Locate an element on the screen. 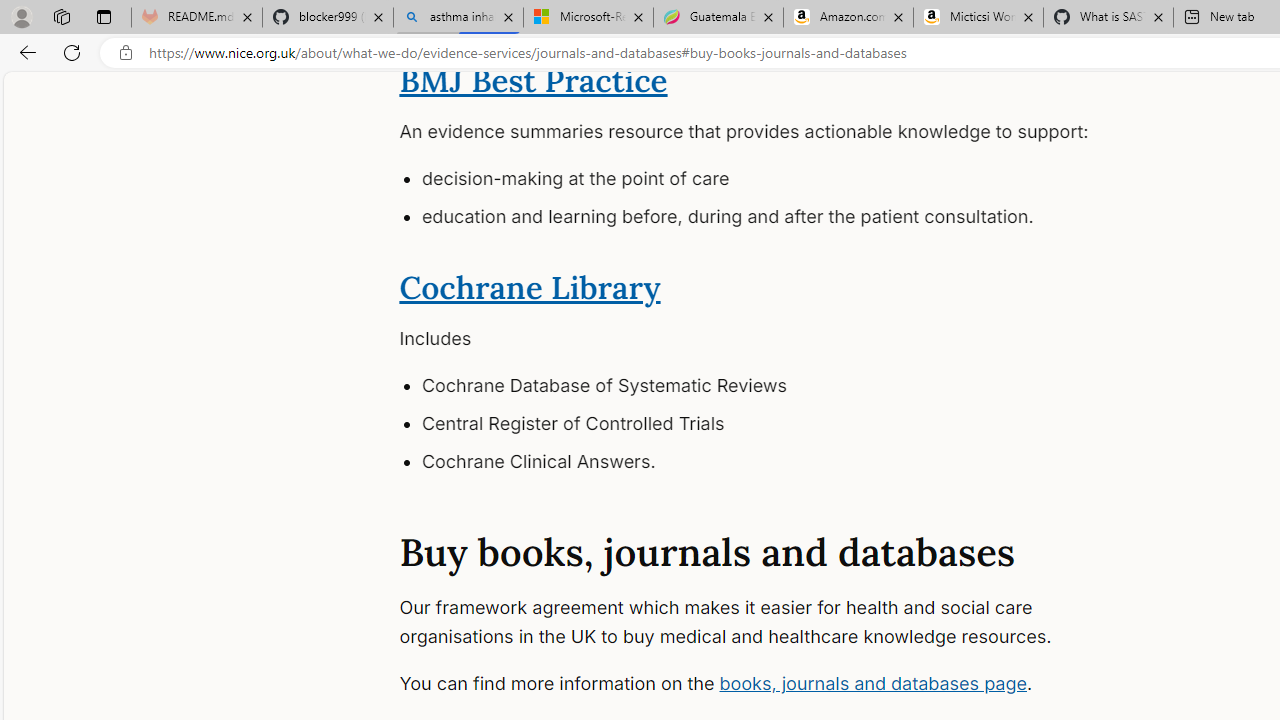  'Microsoft-Report a Concern to Bing' is located at coordinates (587, 17).